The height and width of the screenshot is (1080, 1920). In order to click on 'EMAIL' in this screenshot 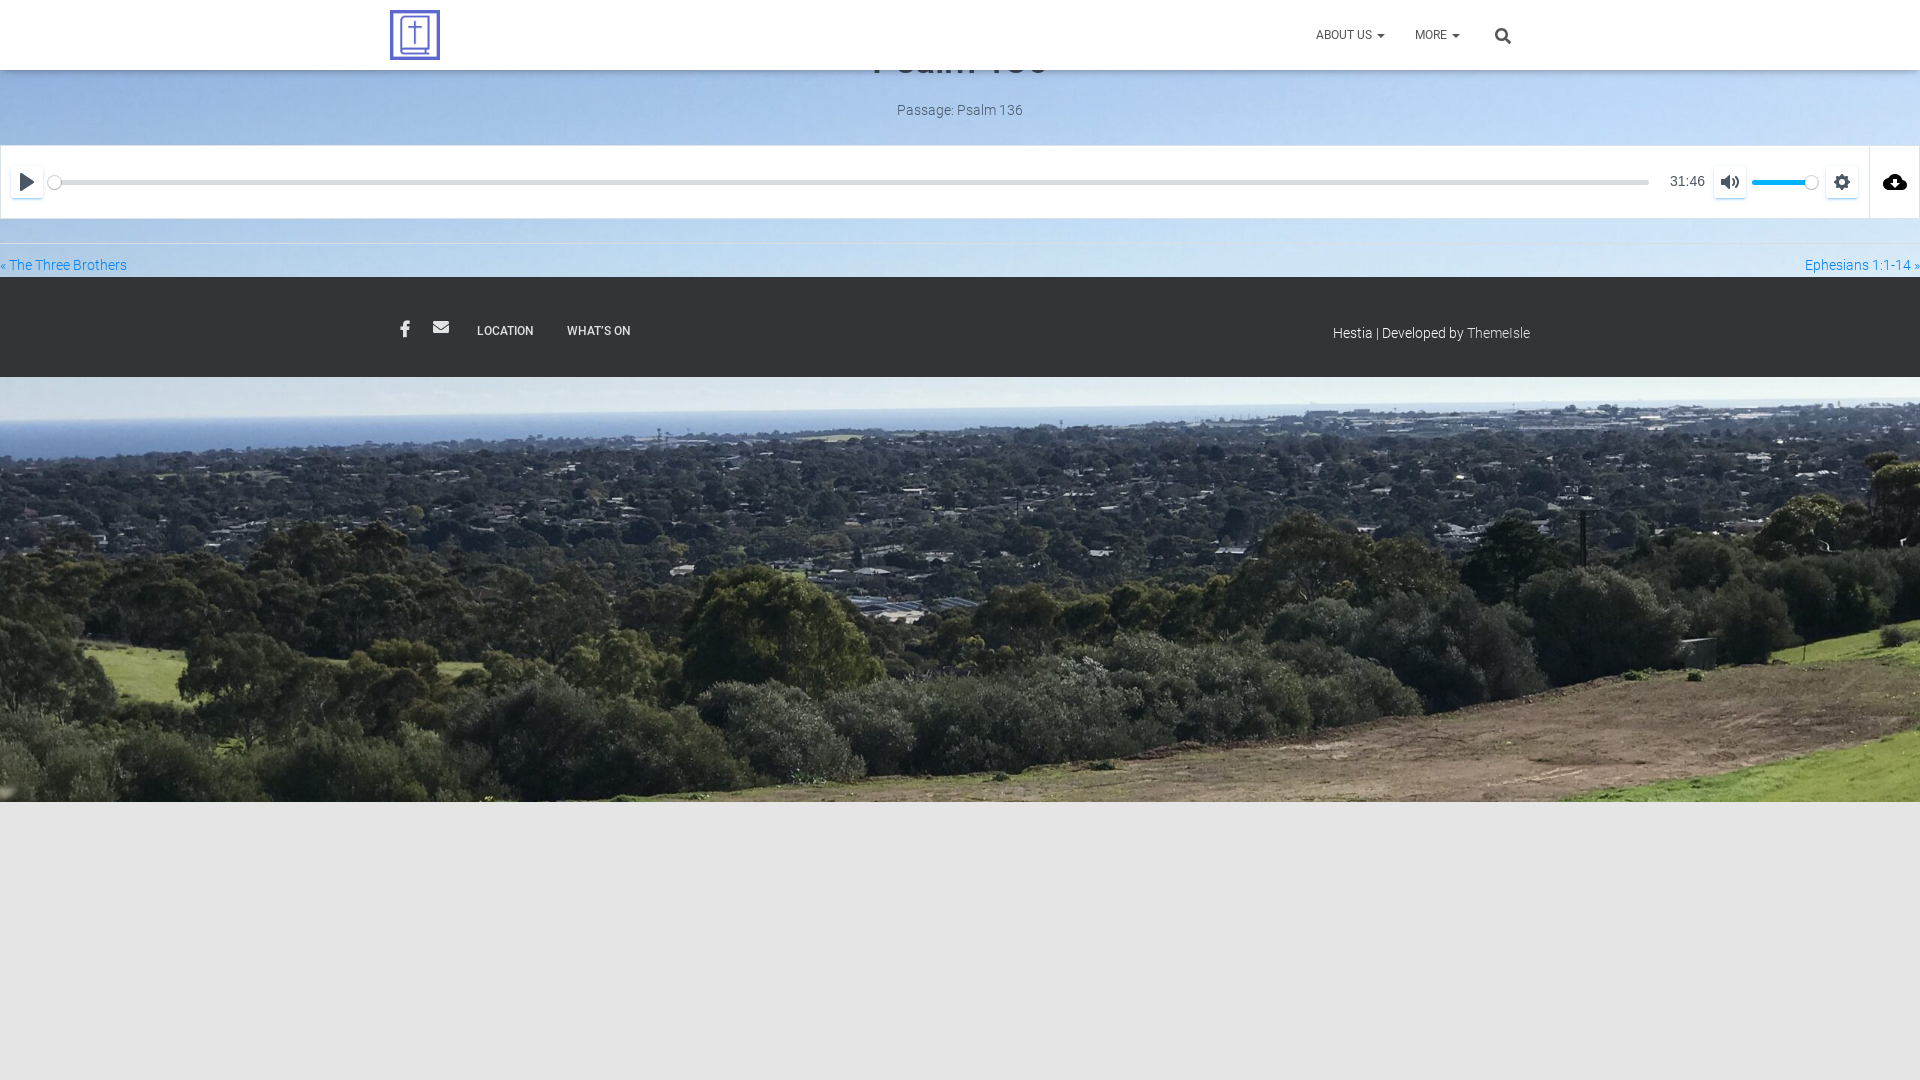, I will do `click(440, 326)`.